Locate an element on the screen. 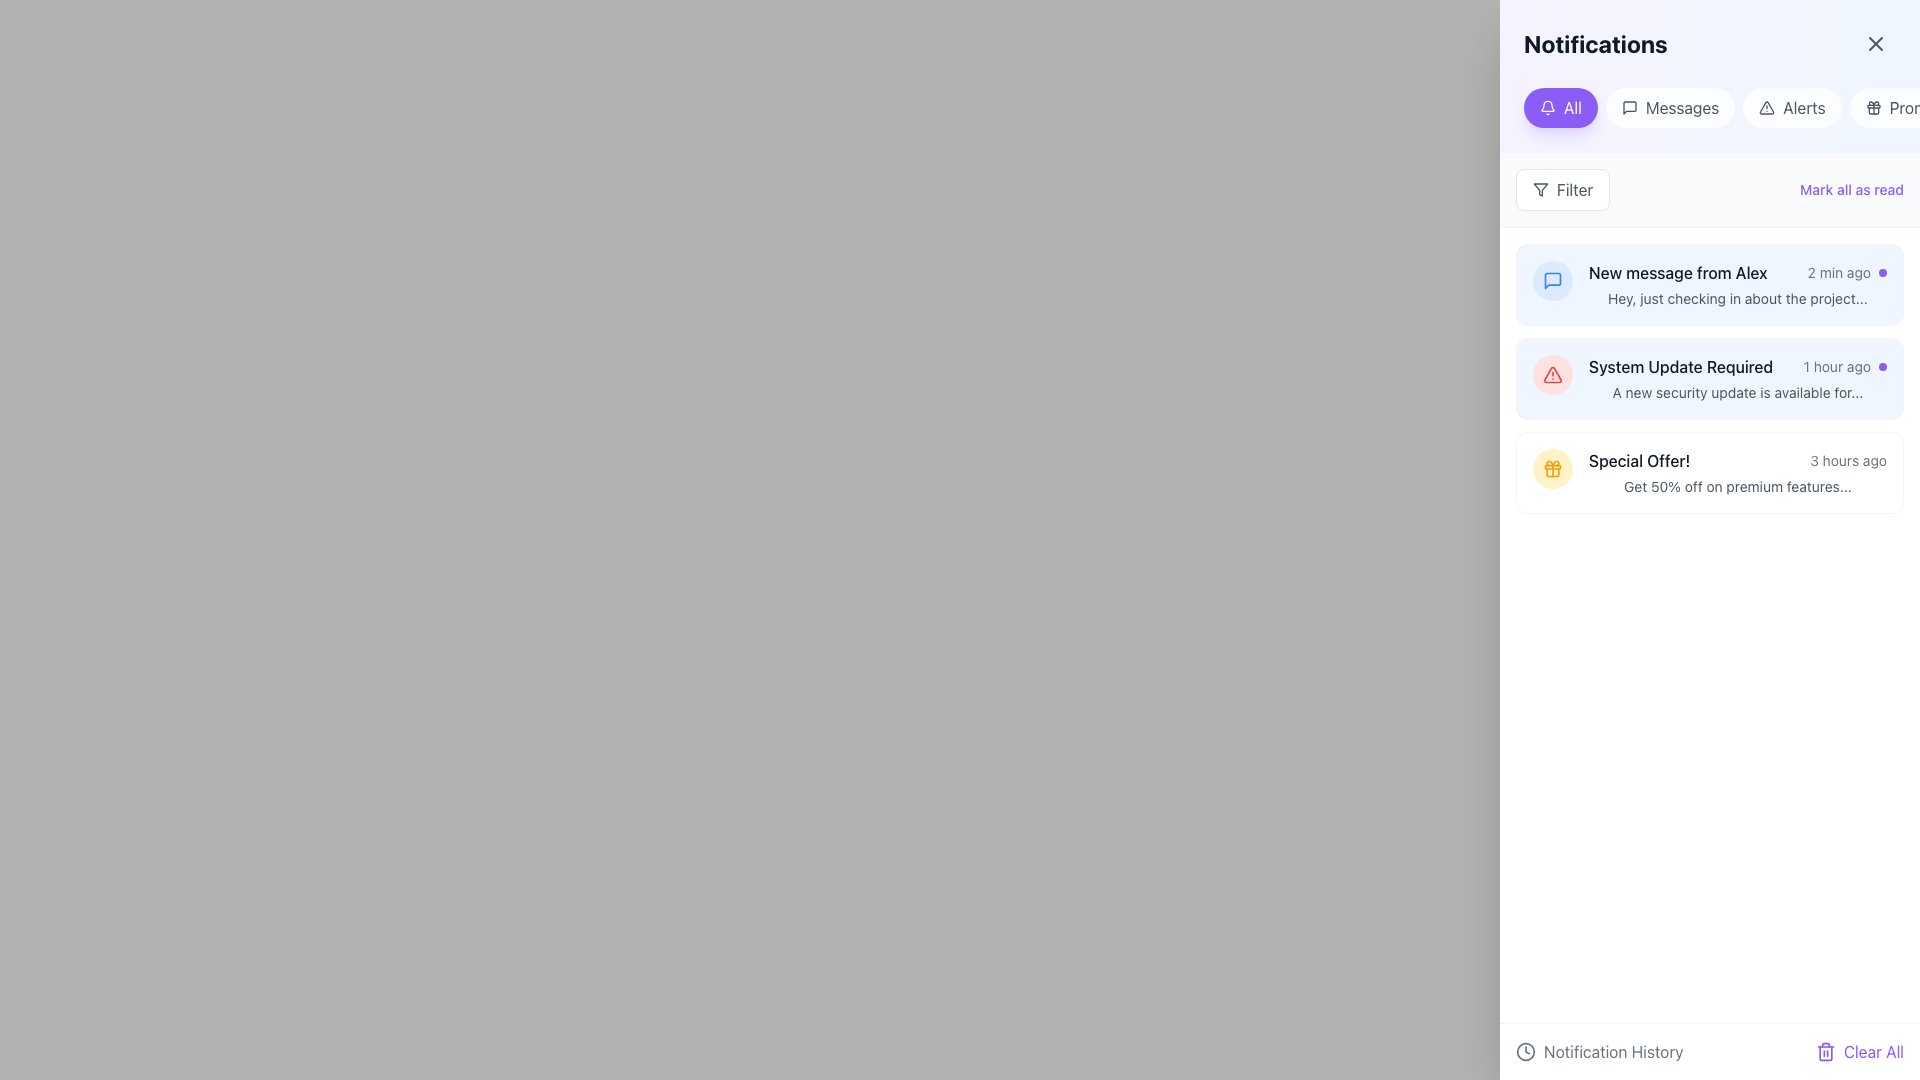  the button located on the right end of the 'New message from Alex' notification to pin it for easier access is located at coordinates (1830, 285).